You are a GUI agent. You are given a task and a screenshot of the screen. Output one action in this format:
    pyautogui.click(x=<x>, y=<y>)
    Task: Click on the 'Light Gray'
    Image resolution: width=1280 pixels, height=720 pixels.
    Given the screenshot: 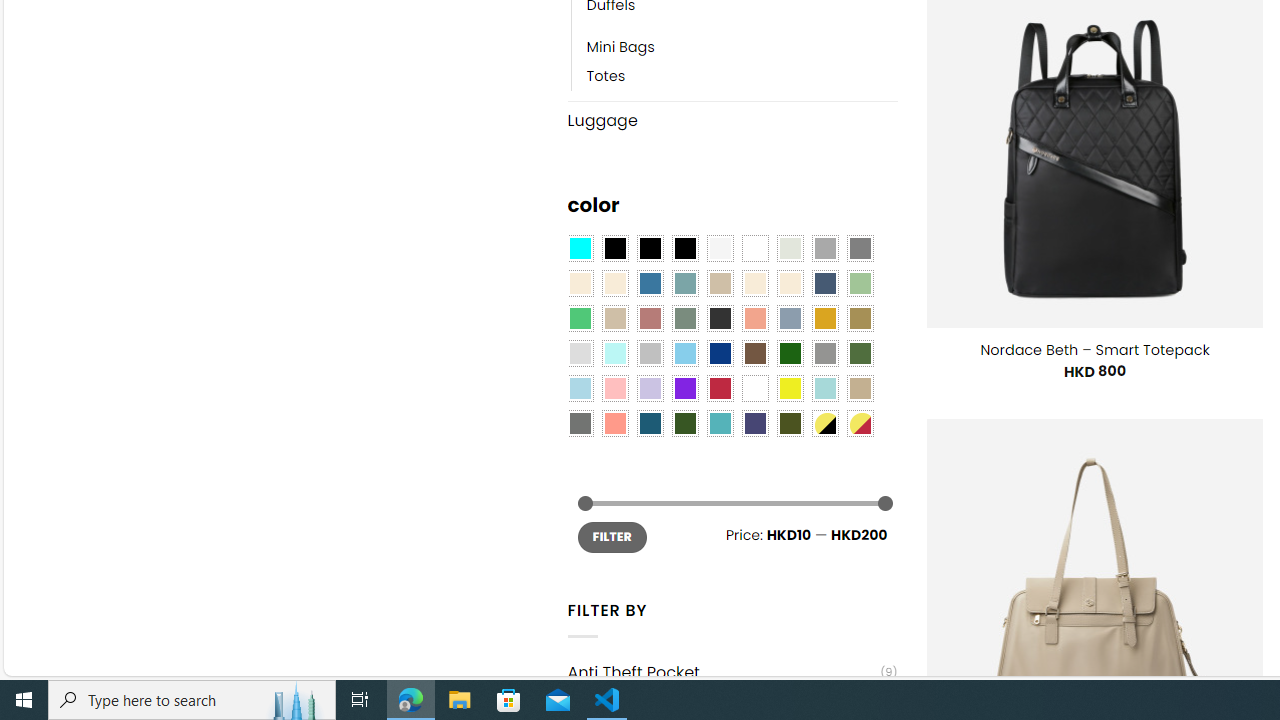 What is the action you would take?
    pyautogui.click(x=578, y=353)
    